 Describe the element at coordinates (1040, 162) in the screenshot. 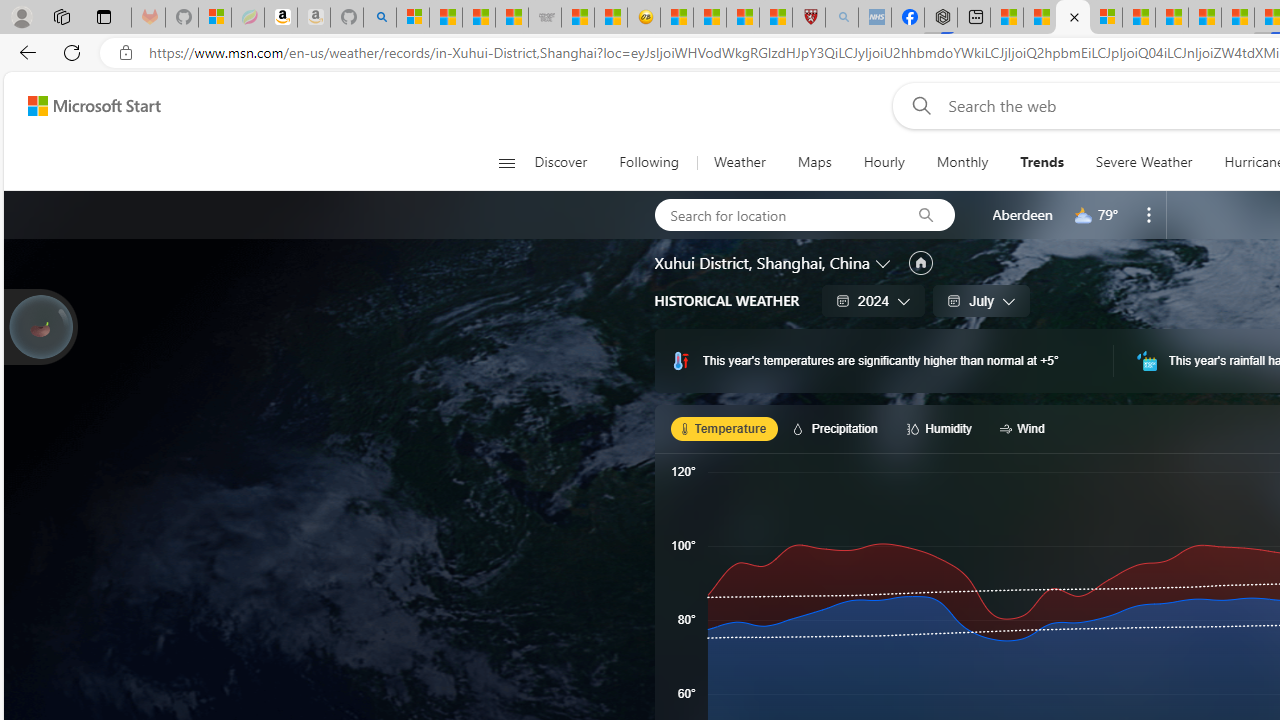

I see `'Trends'` at that location.